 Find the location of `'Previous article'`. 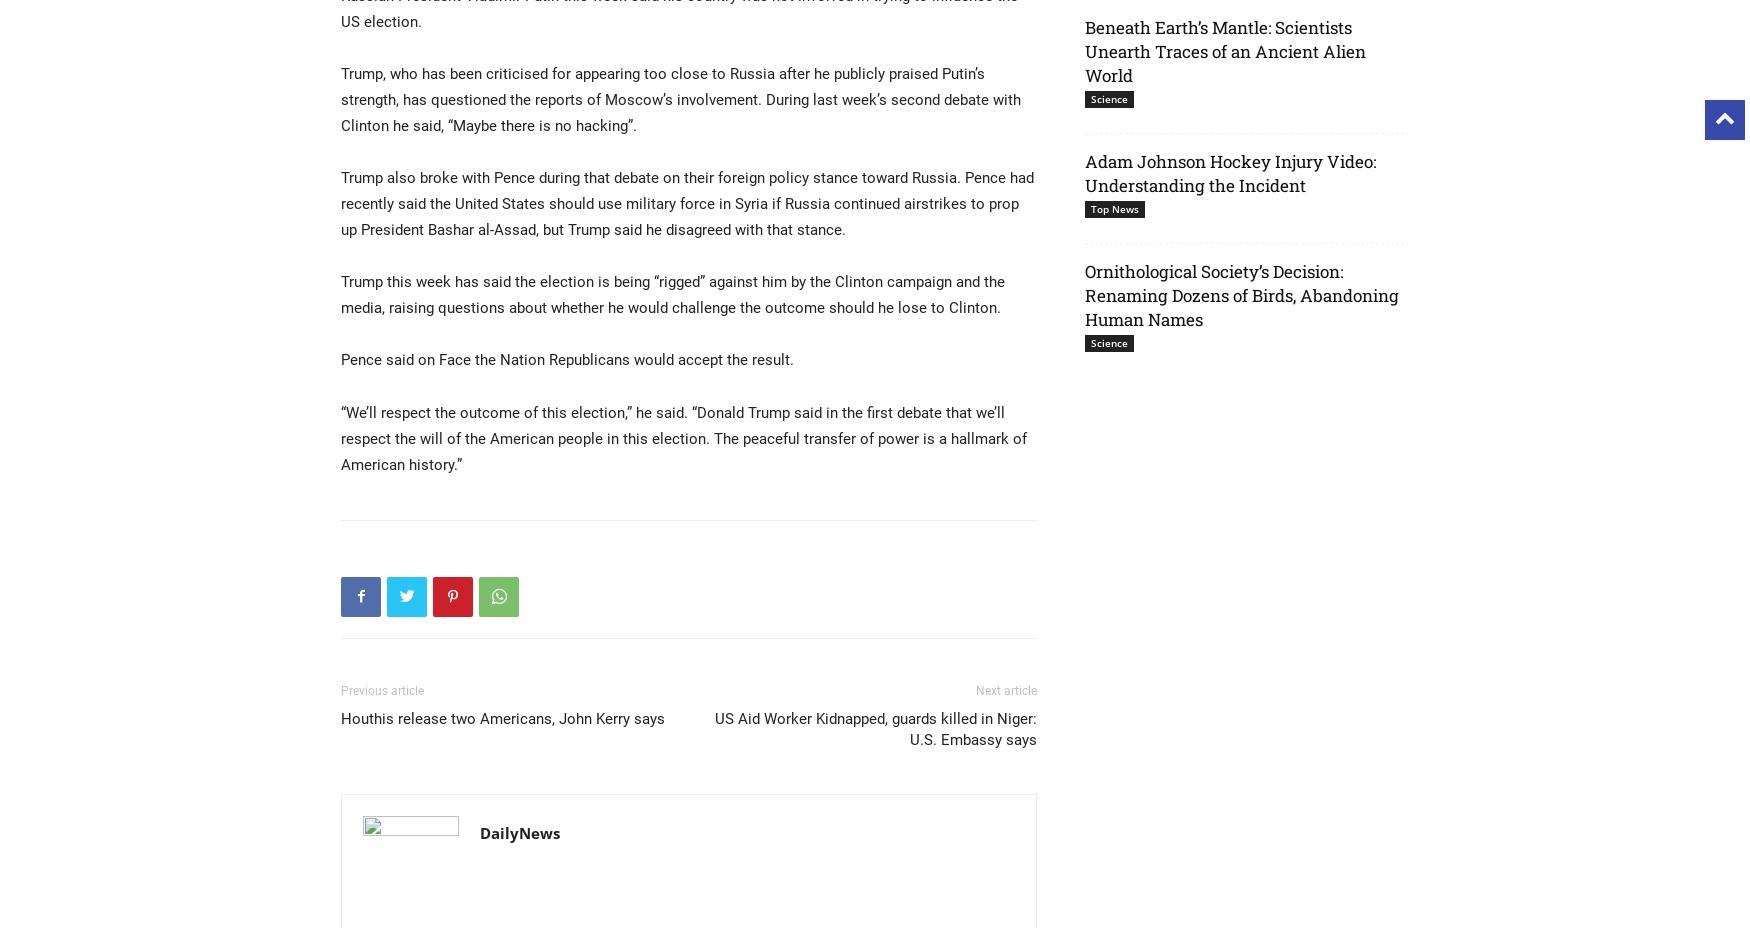

'Previous article' is located at coordinates (381, 689).